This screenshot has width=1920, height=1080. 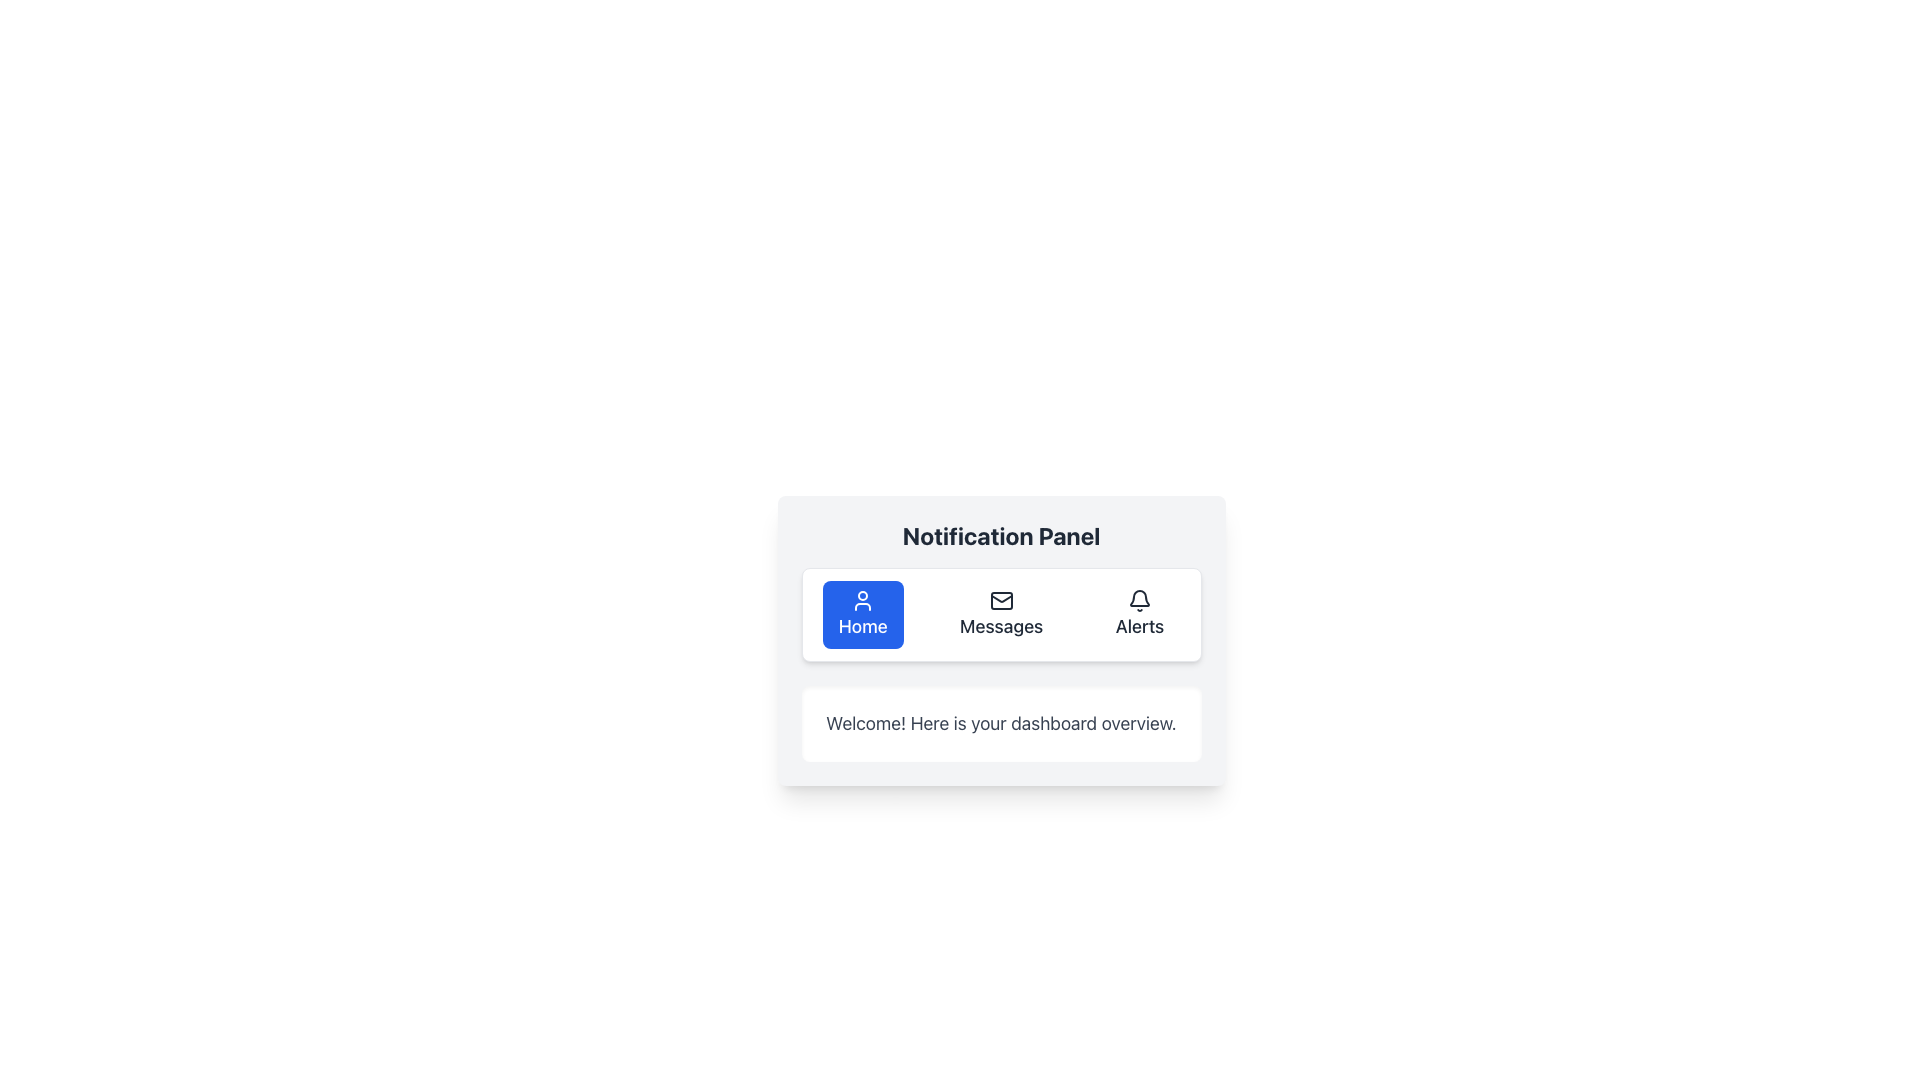 What do you see at coordinates (1001, 724) in the screenshot?
I see `the static text block displaying 'Welcome! Here is your dashboard overview.' which is located below the navigation panel of Home, Messages, and Alerts` at bounding box center [1001, 724].